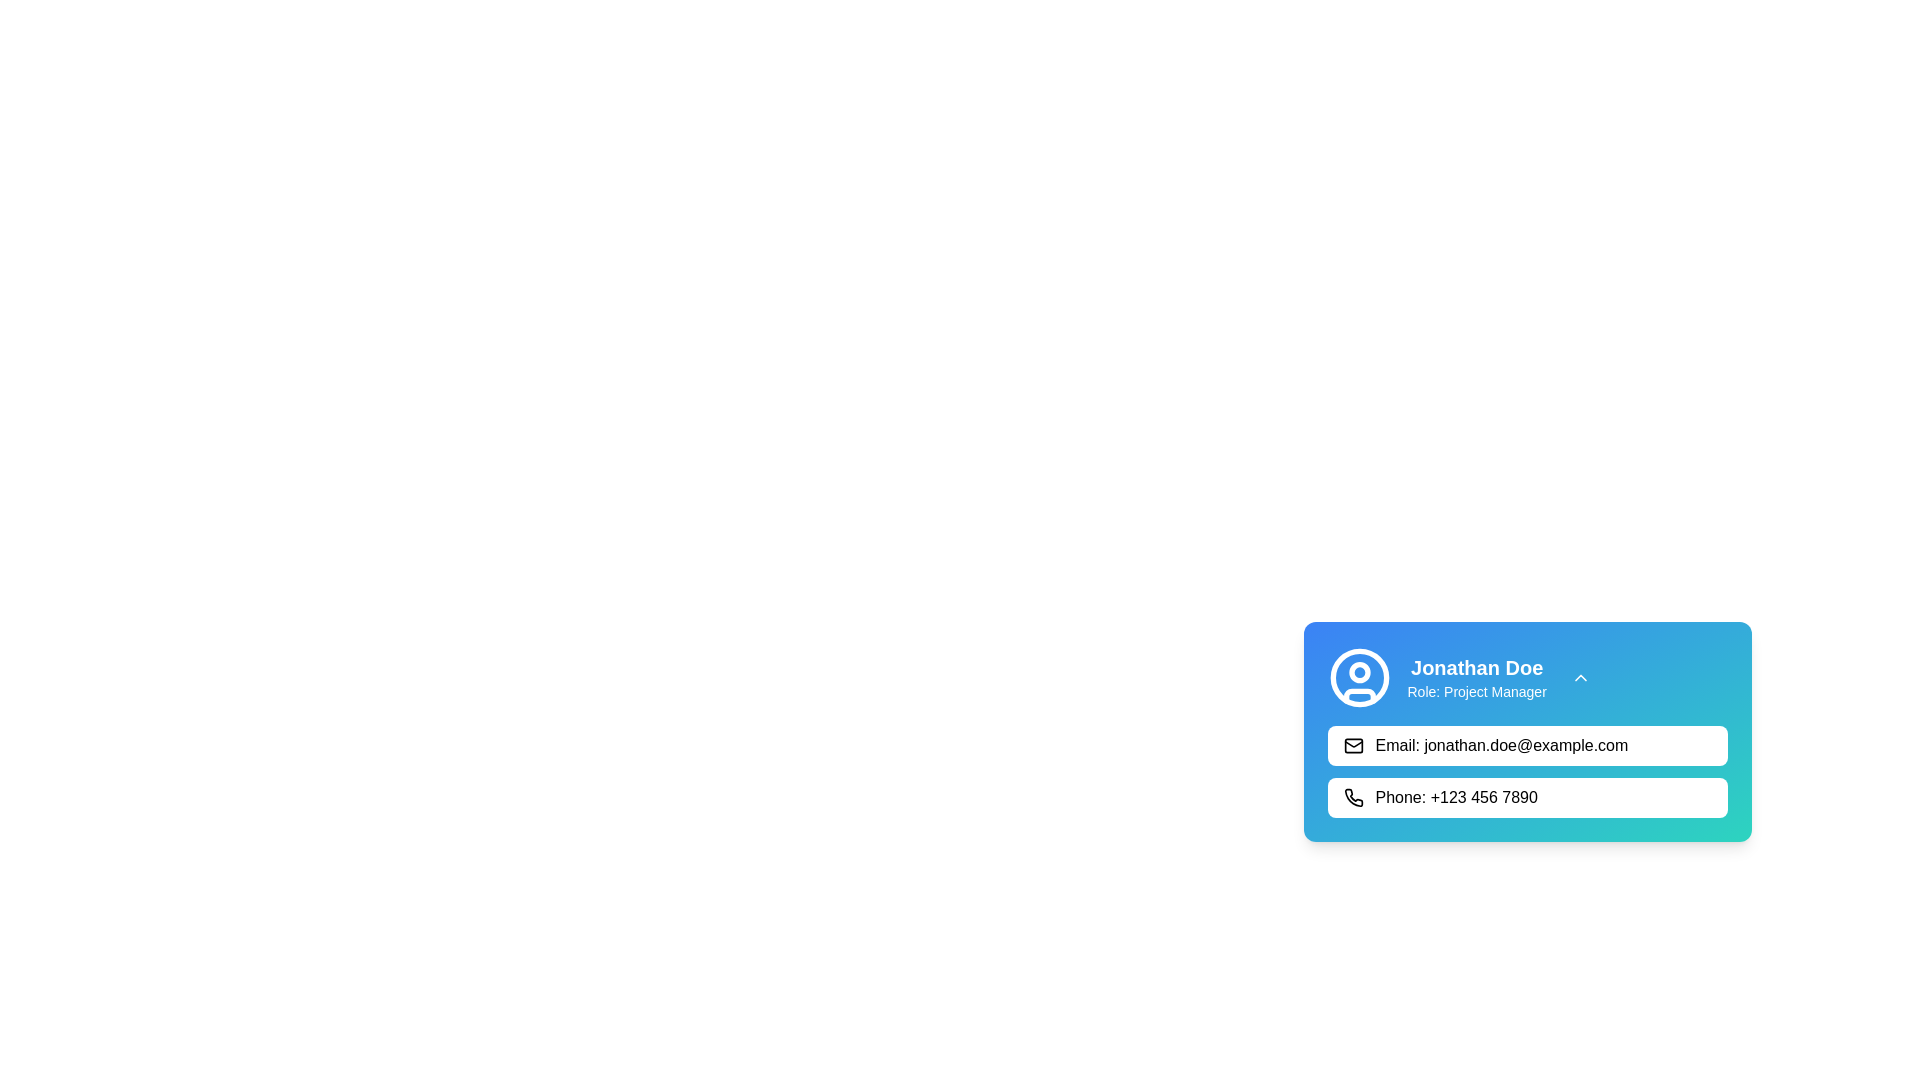 Image resolution: width=1920 pixels, height=1080 pixels. Describe the element at coordinates (1477, 667) in the screenshot. I see `the text displaying the user's name 'Jonathan Doe' located at the top of the rectangular card interface` at that location.